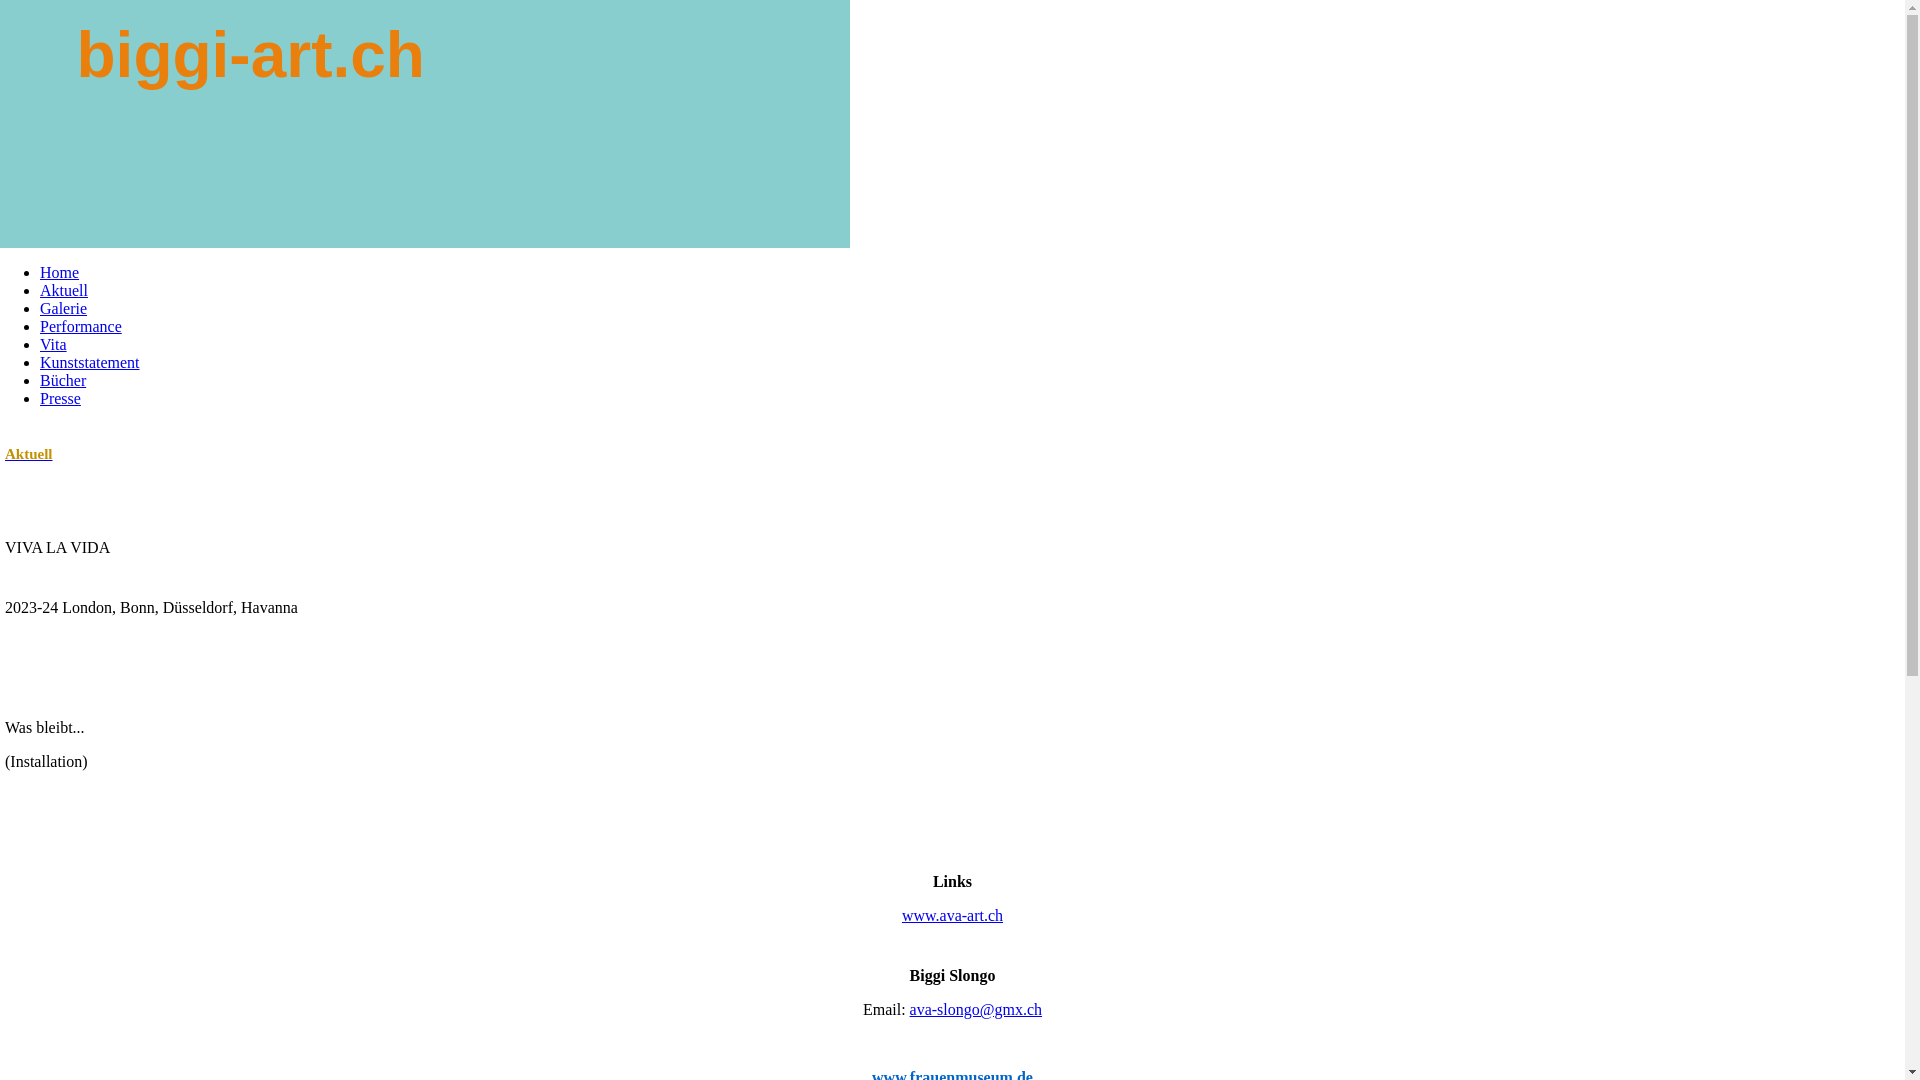 This screenshot has height=1080, width=1920. Describe the element at coordinates (4, 453) in the screenshot. I see `'Aktuell'` at that location.